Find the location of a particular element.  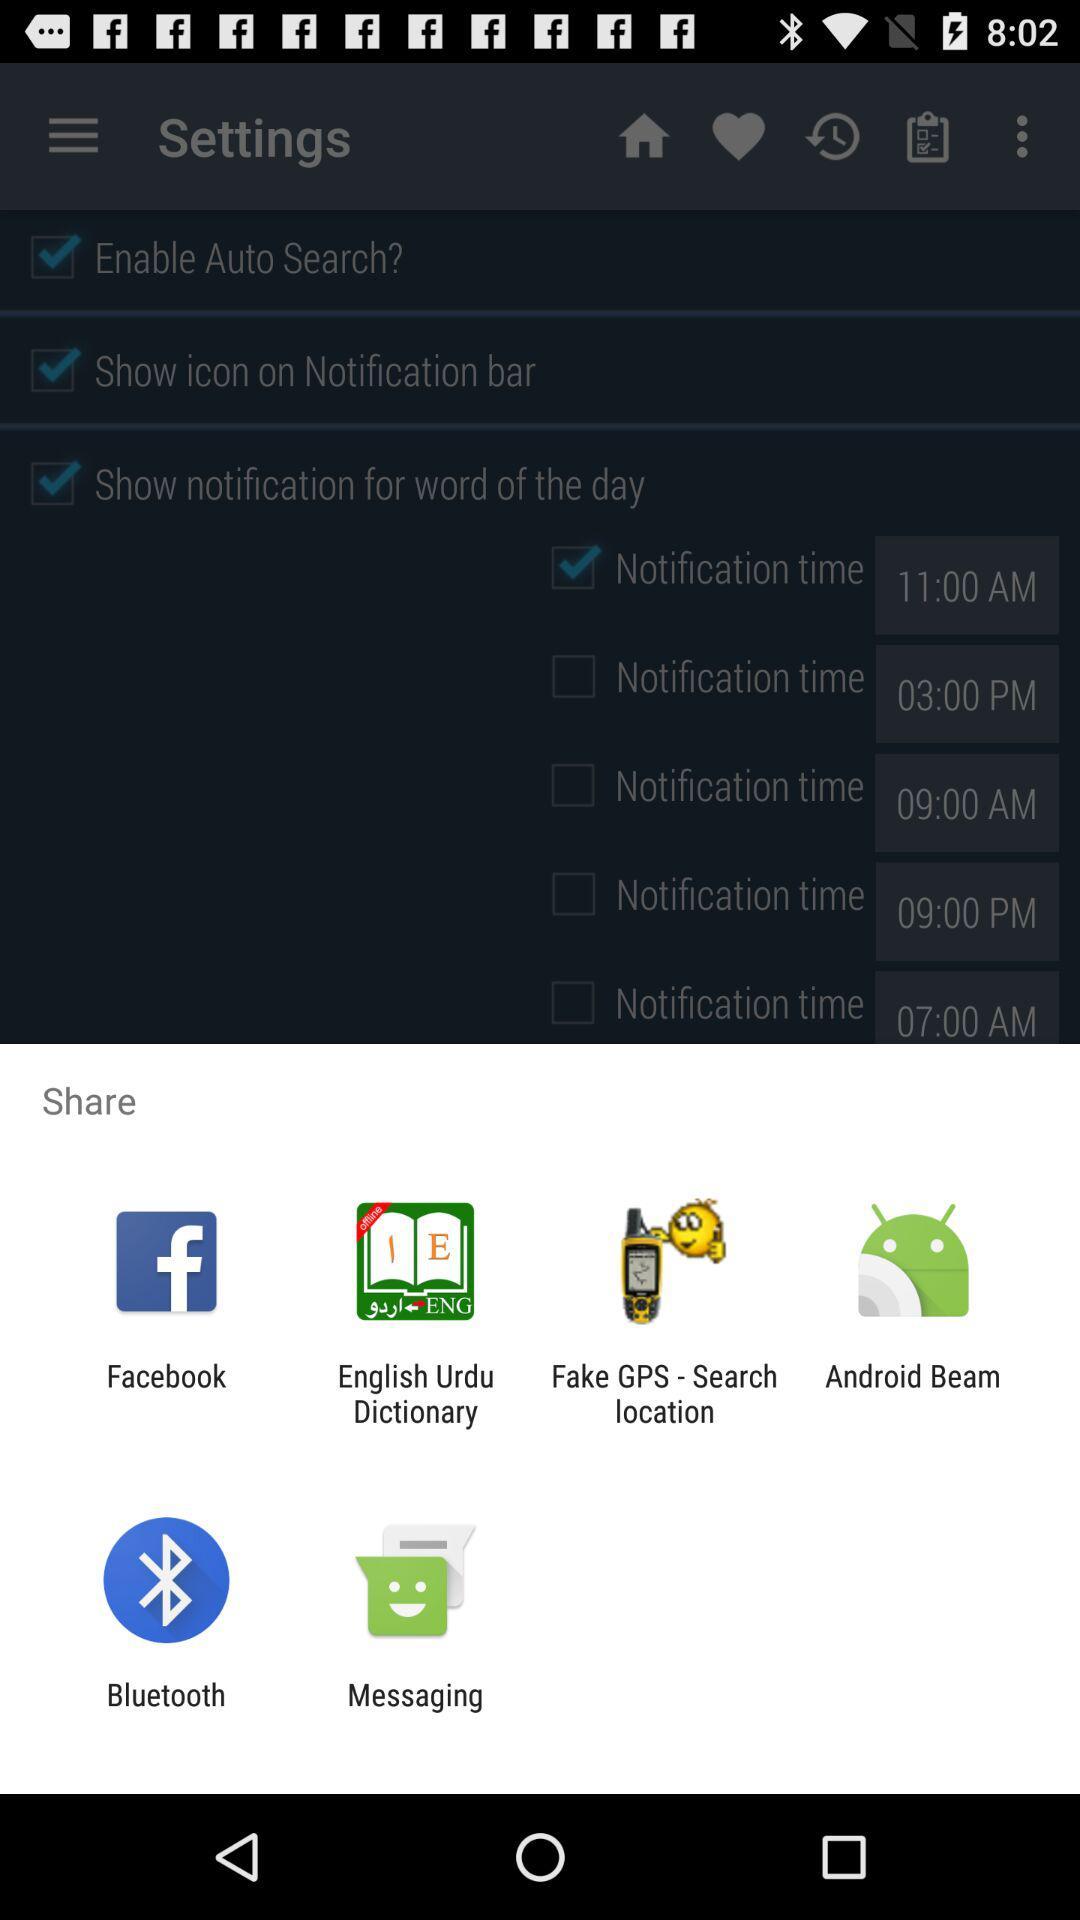

fake gps search item is located at coordinates (664, 1392).